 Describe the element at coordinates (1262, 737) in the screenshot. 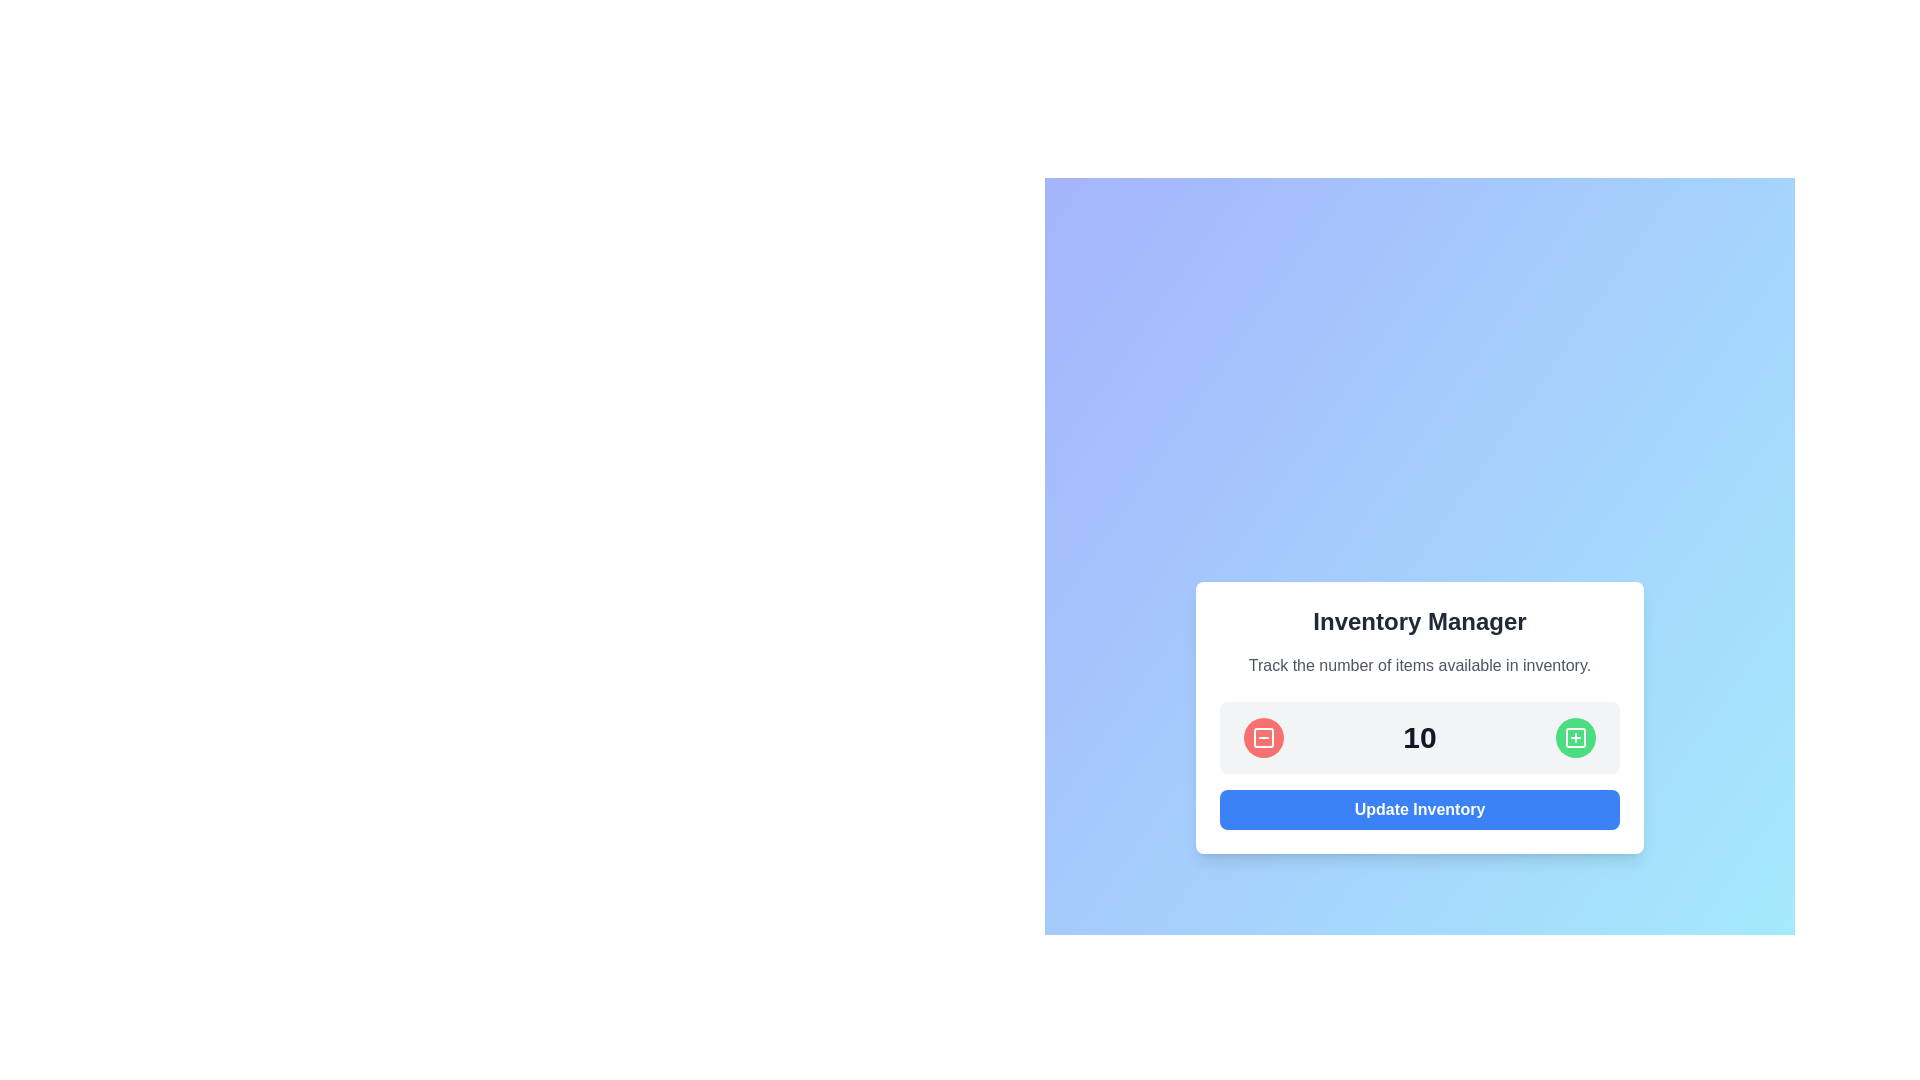

I see `the decrement button located on the left side of the rectangular section beneath the text 'Track the number of items available in inventory'` at that location.